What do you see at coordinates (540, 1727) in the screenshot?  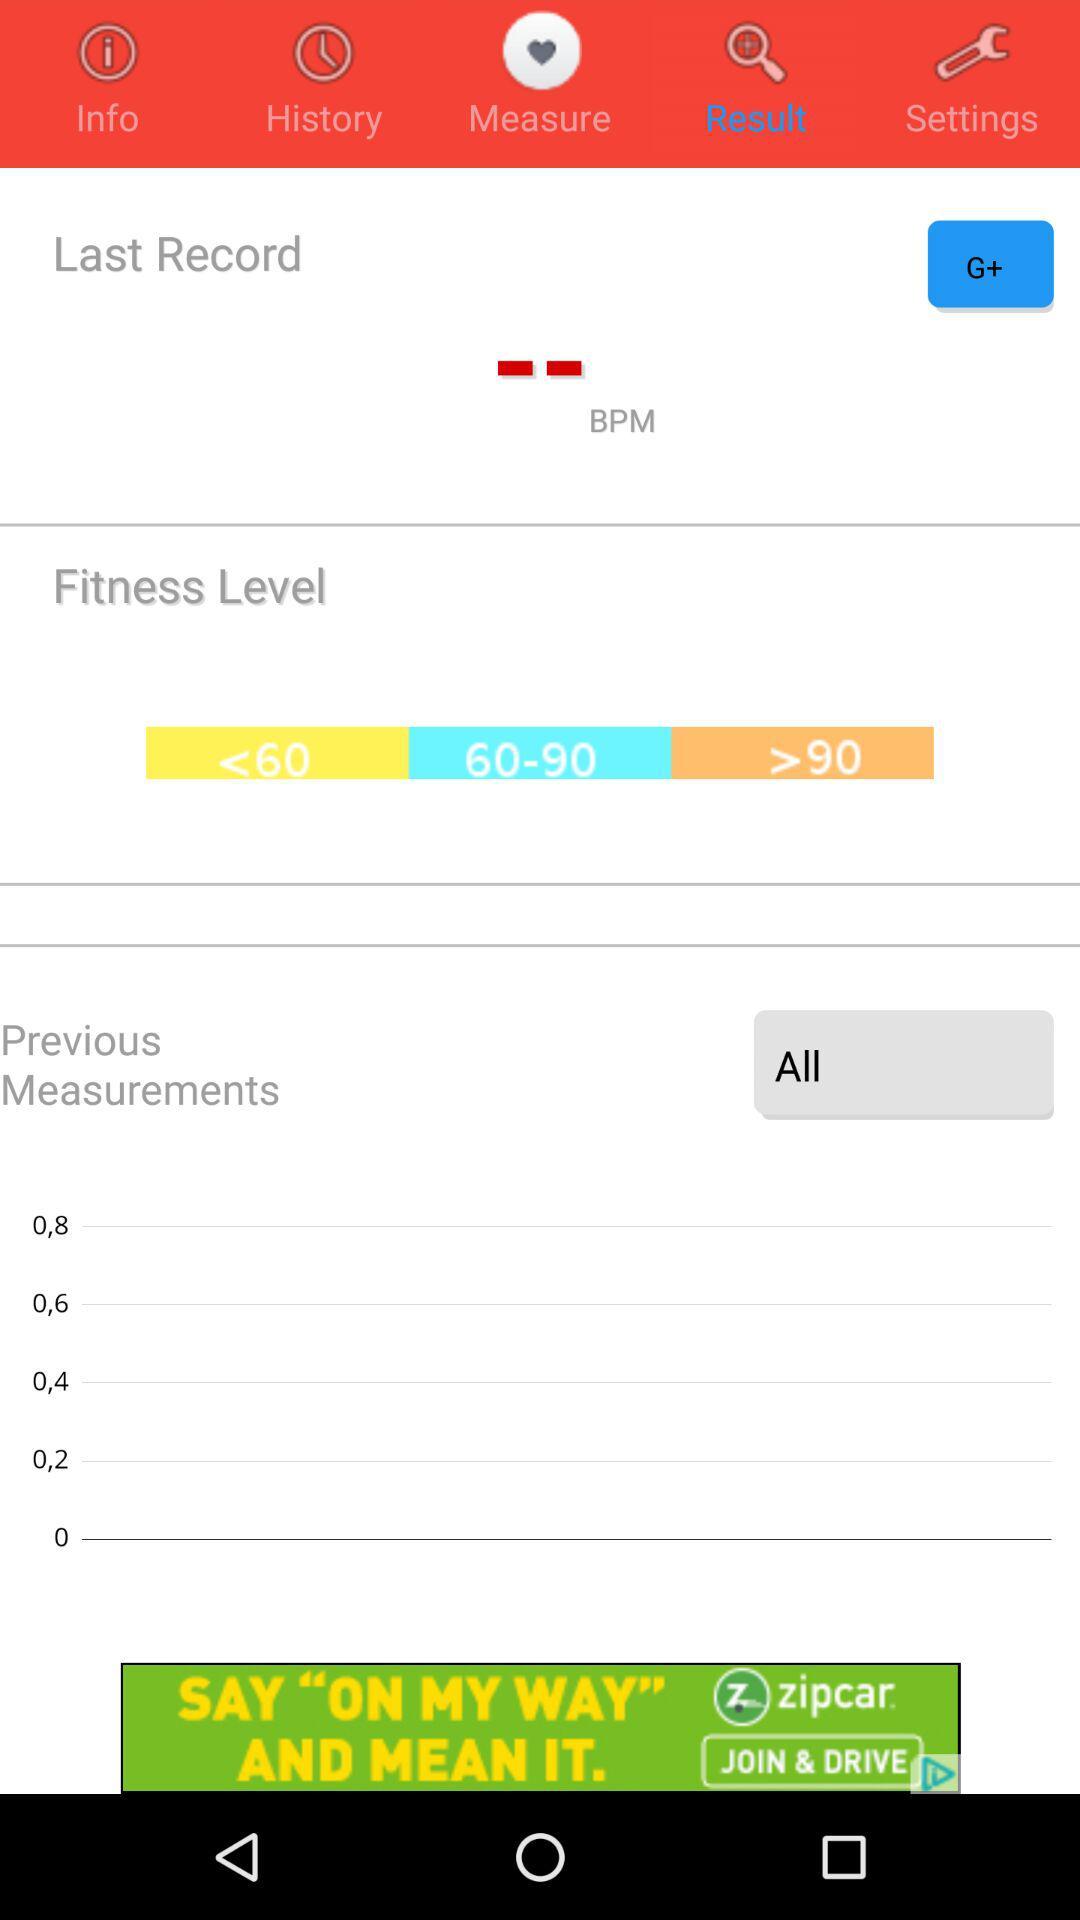 I see `advertisement` at bounding box center [540, 1727].